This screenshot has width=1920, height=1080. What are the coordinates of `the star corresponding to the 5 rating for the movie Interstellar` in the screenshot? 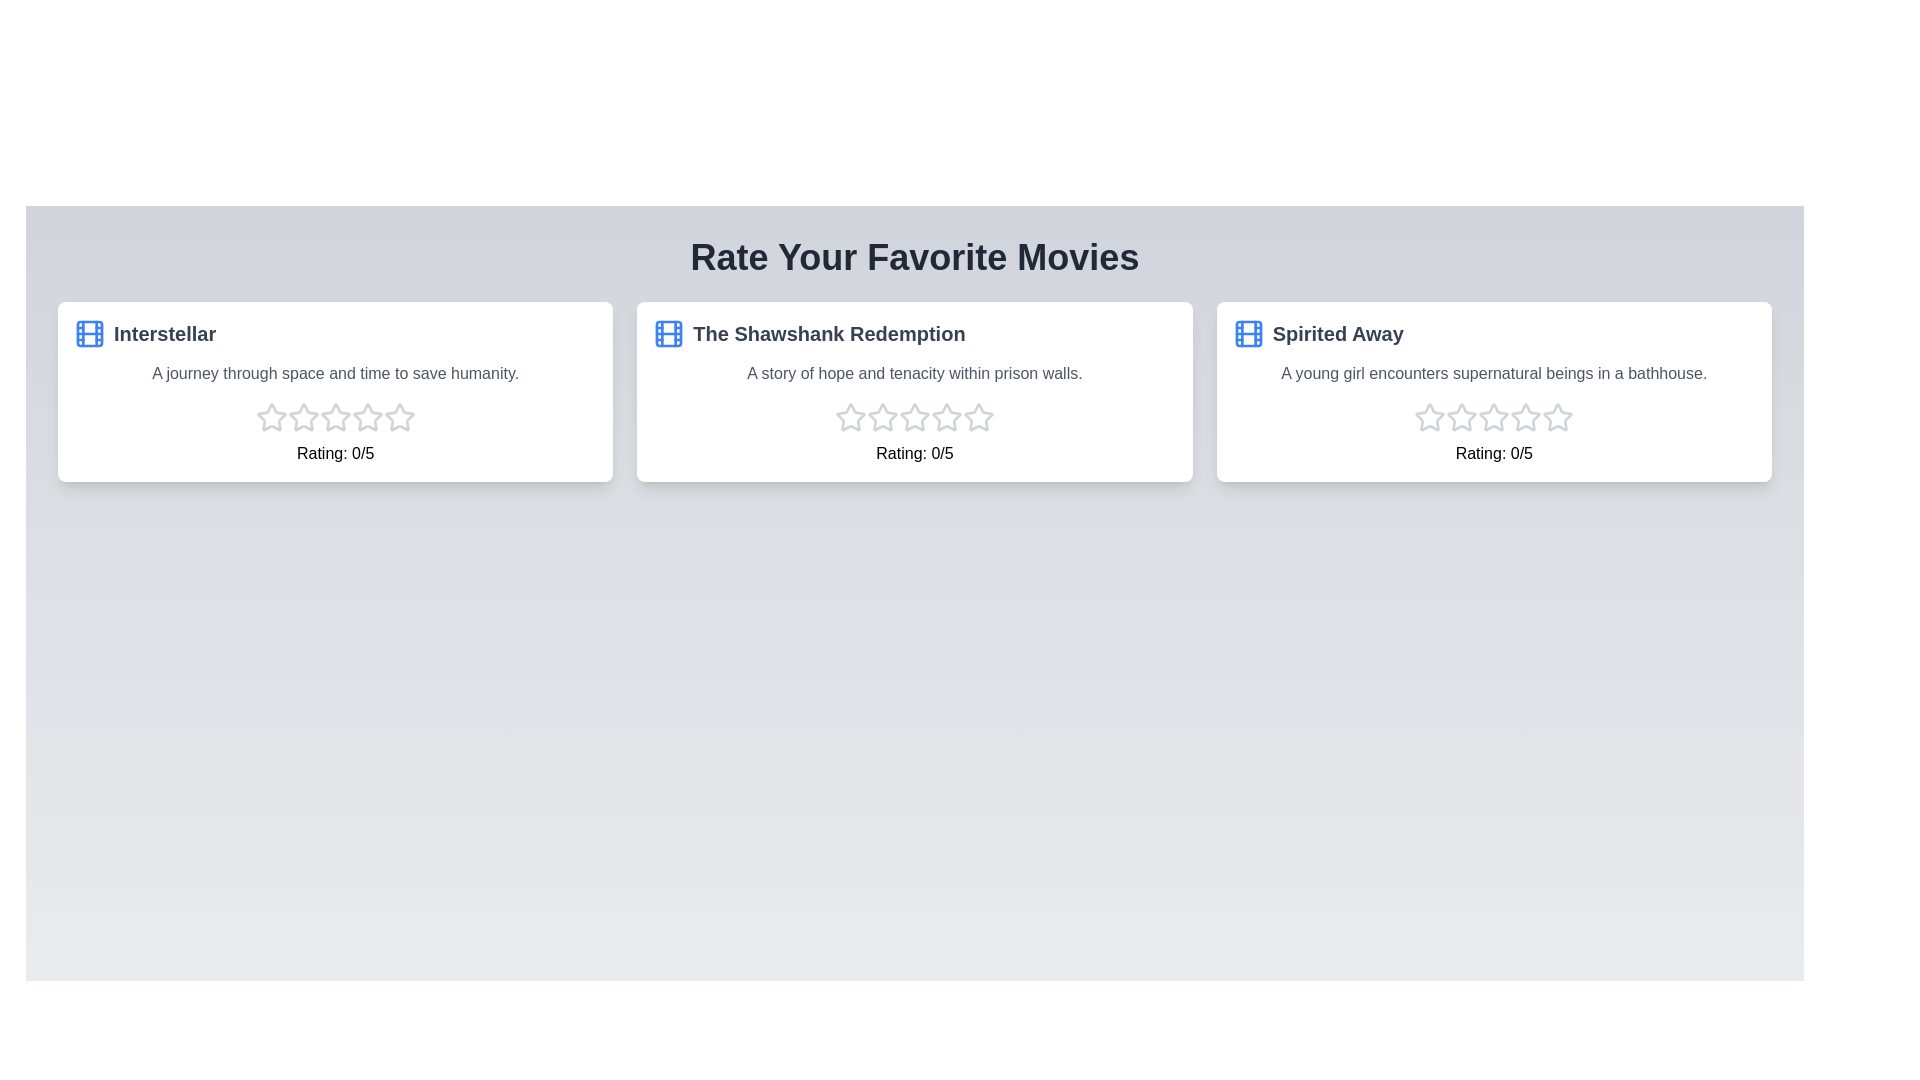 It's located at (399, 416).